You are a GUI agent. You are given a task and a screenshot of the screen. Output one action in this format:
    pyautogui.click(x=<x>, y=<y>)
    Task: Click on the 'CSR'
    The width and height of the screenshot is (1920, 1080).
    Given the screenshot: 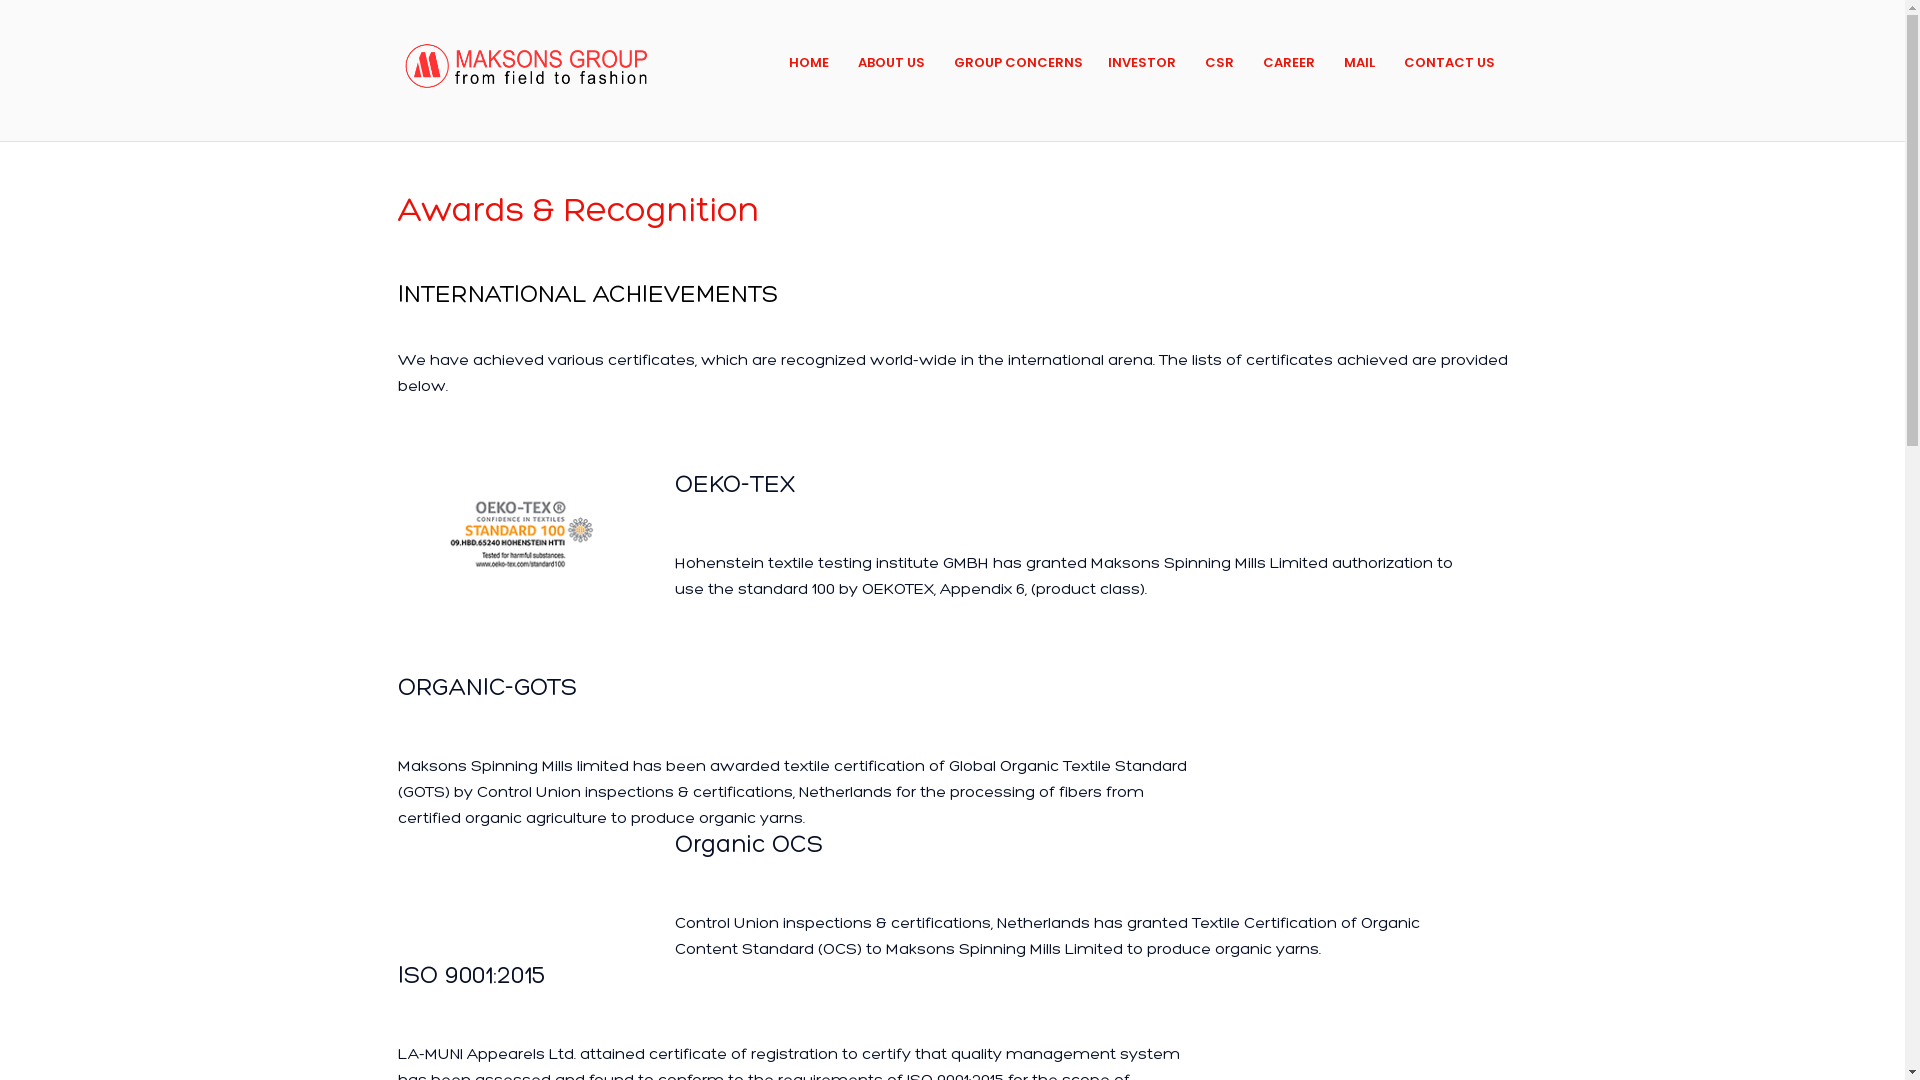 What is the action you would take?
    pyautogui.click(x=1218, y=61)
    